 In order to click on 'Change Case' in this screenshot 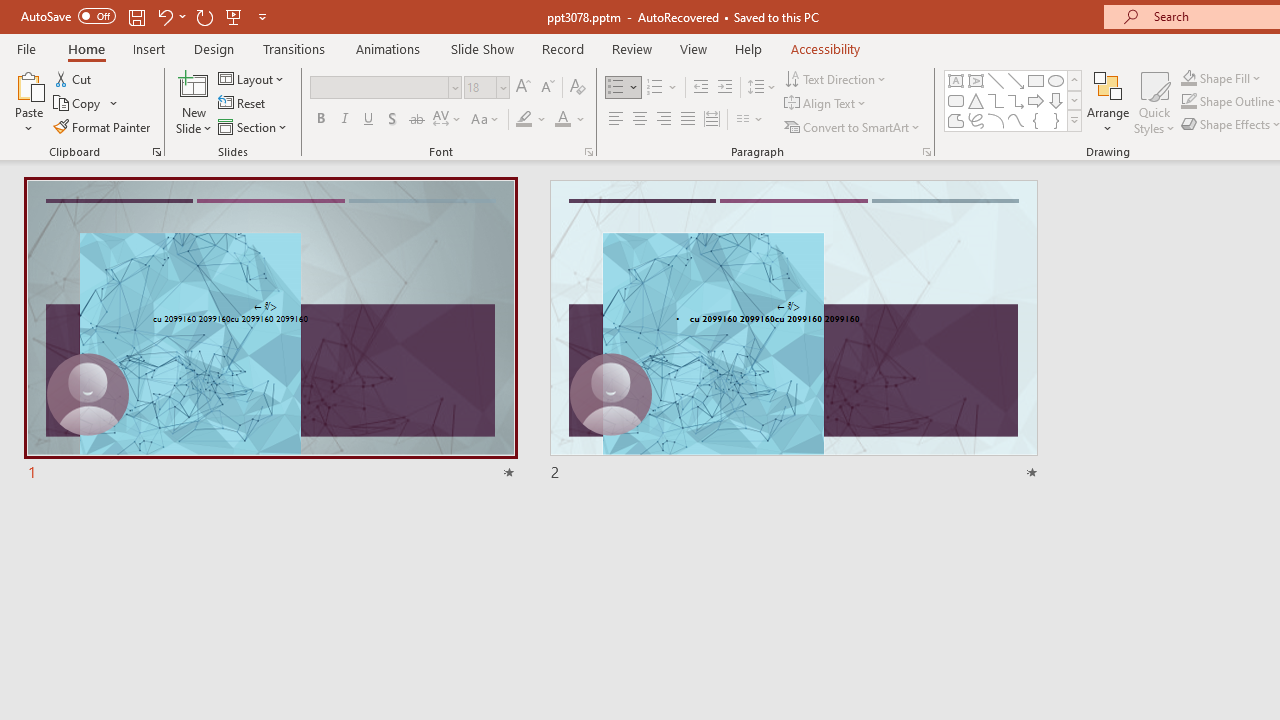, I will do `click(486, 119)`.